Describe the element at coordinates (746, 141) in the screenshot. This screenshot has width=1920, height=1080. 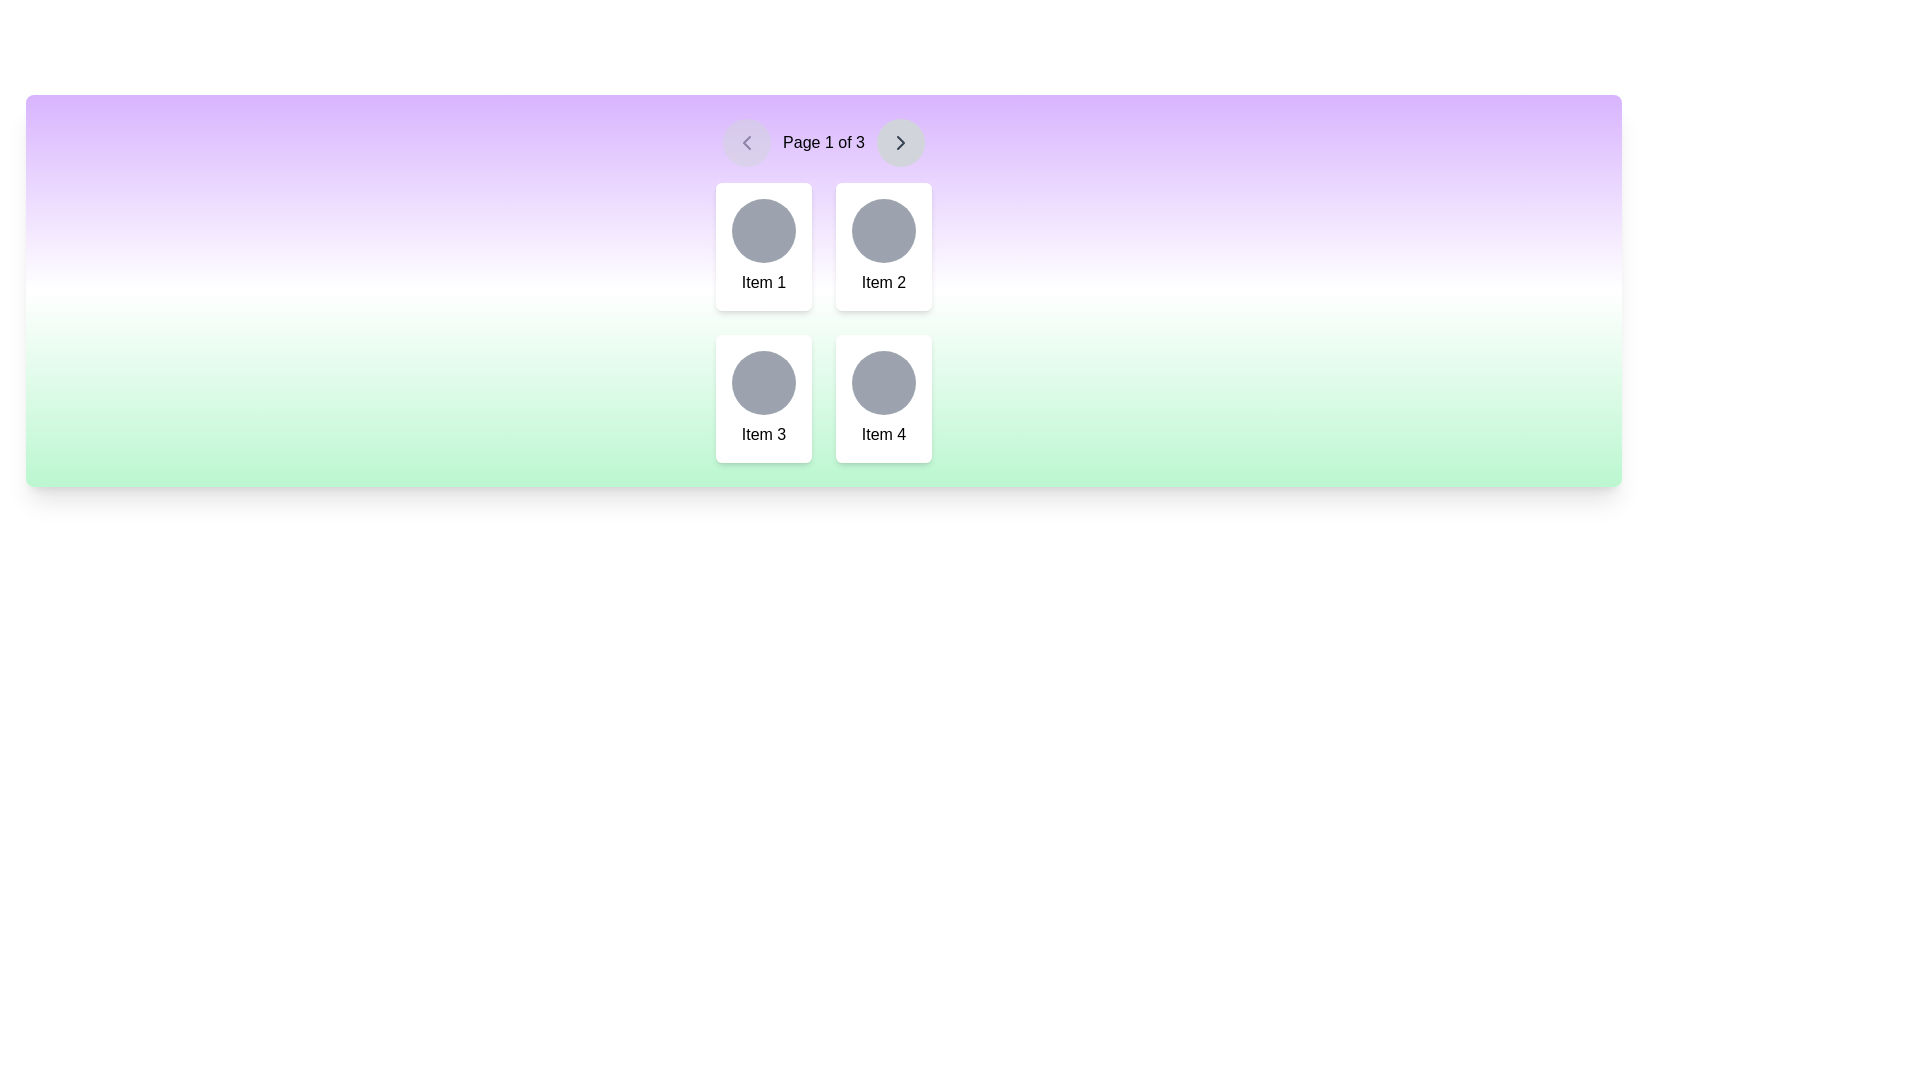
I see `the pagination control button with an embedded left chevron icon` at that location.